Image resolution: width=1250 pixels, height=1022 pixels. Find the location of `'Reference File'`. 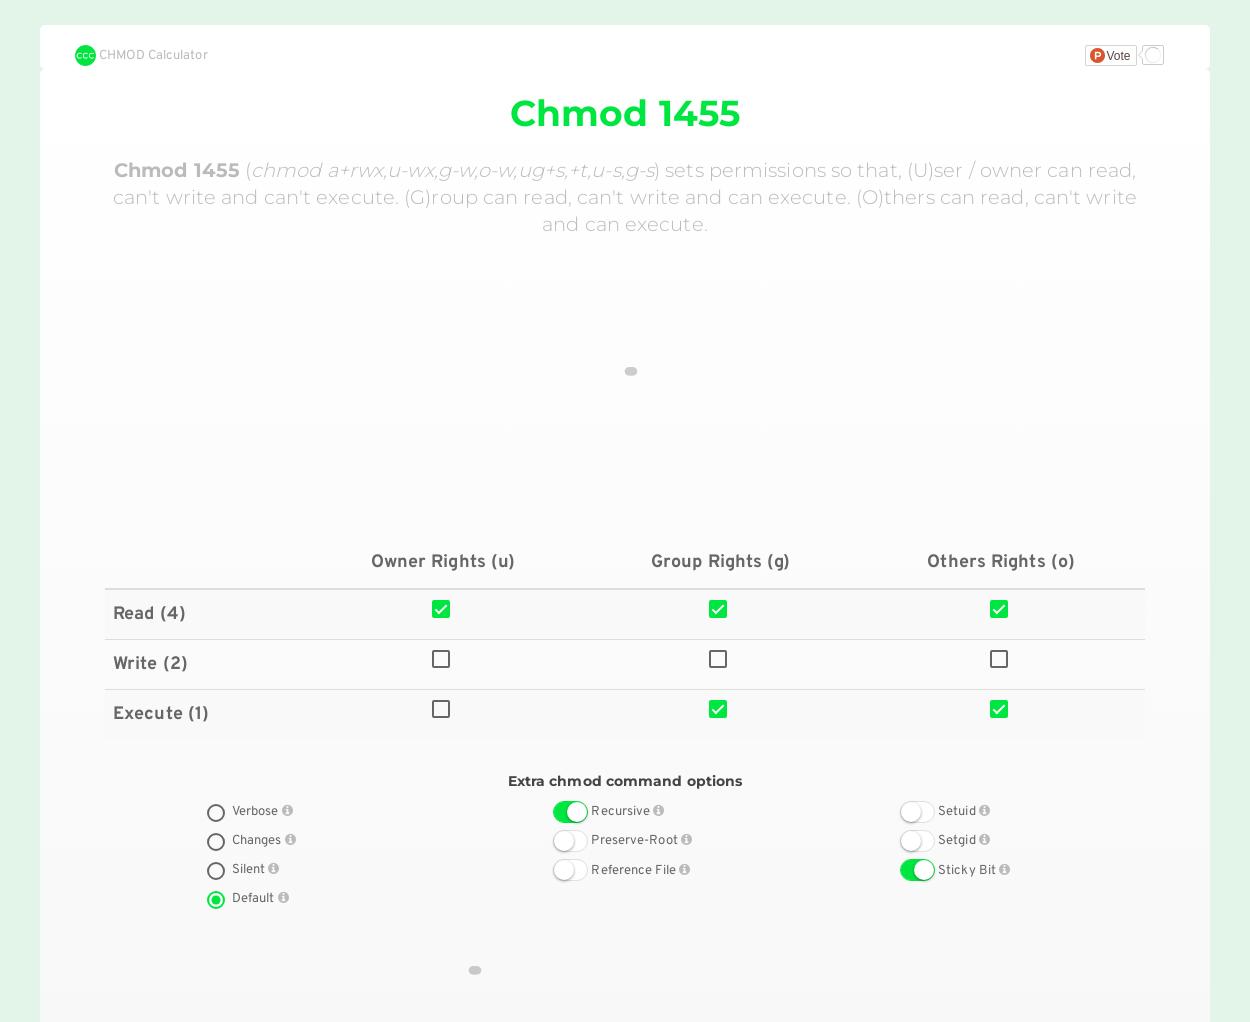

'Reference File' is located at coordinates (634, 870).